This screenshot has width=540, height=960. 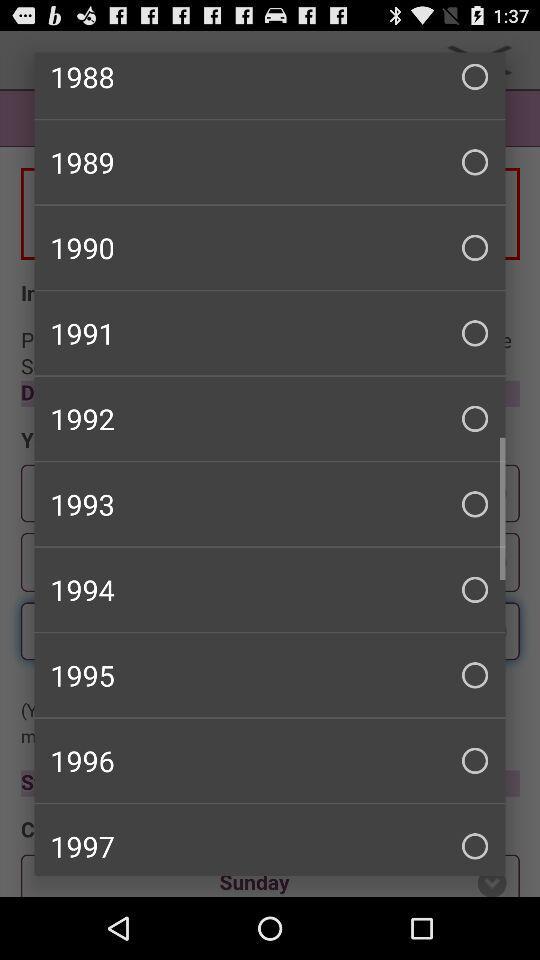 I want to click on 1994 item, so click(x=270, y=589).